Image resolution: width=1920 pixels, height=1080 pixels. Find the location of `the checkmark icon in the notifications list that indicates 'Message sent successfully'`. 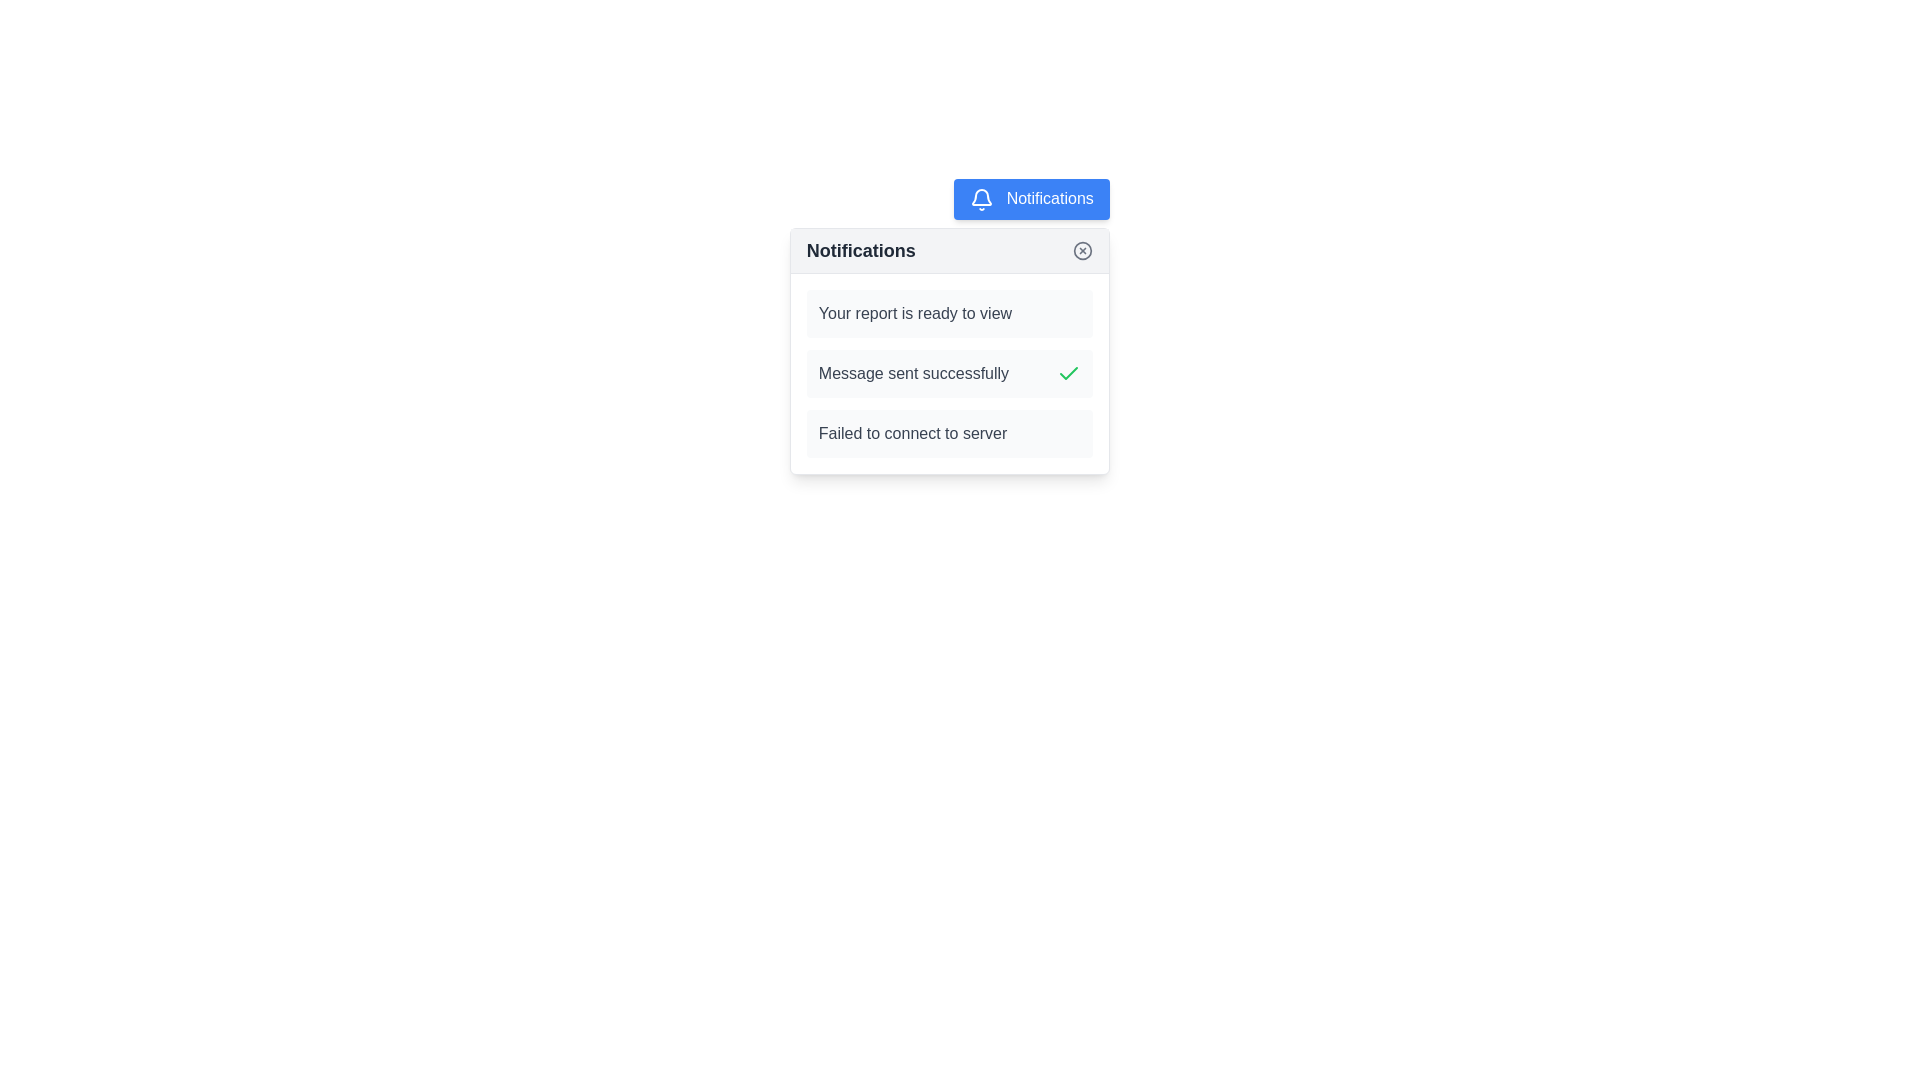

the checkmark icon in the notifications list that indicates 'Message sent successfully' is located at coordinates (1067, 373).